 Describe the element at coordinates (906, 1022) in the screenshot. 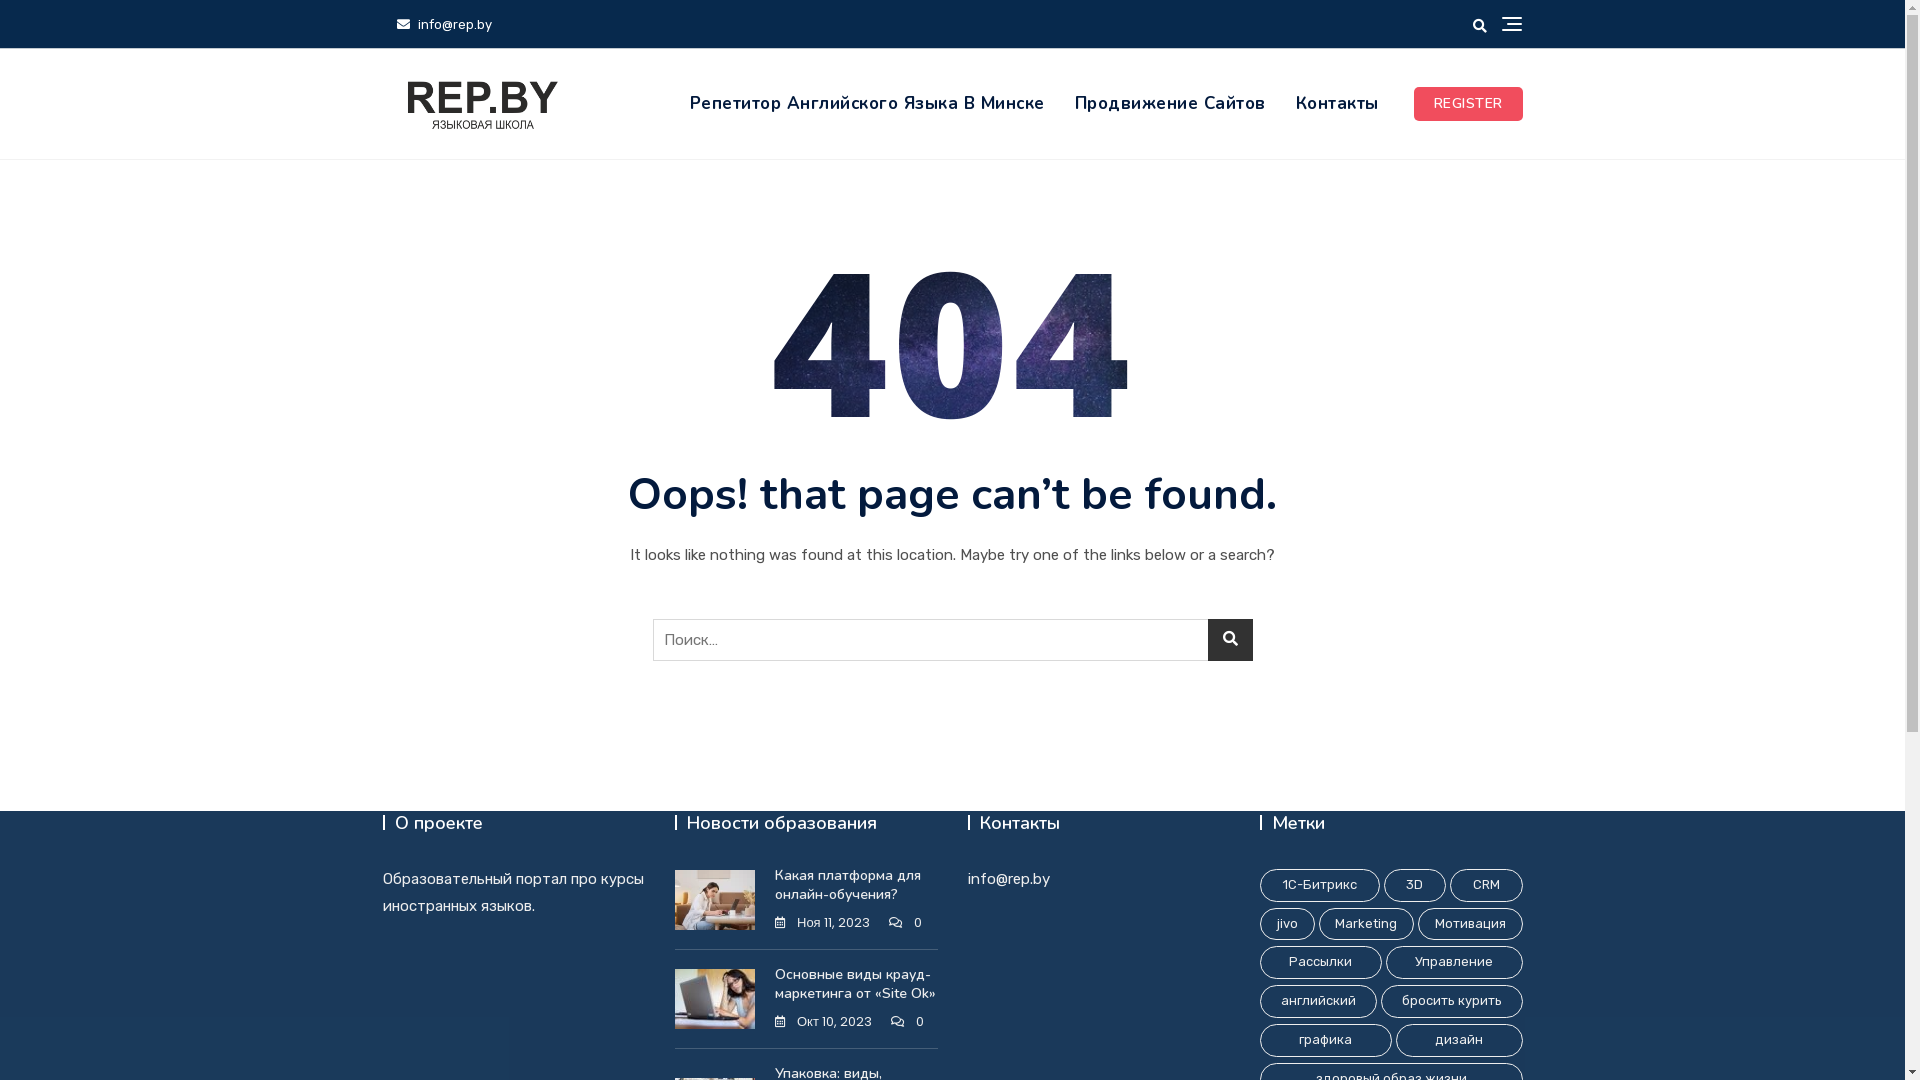

I see `'0'` at that location.